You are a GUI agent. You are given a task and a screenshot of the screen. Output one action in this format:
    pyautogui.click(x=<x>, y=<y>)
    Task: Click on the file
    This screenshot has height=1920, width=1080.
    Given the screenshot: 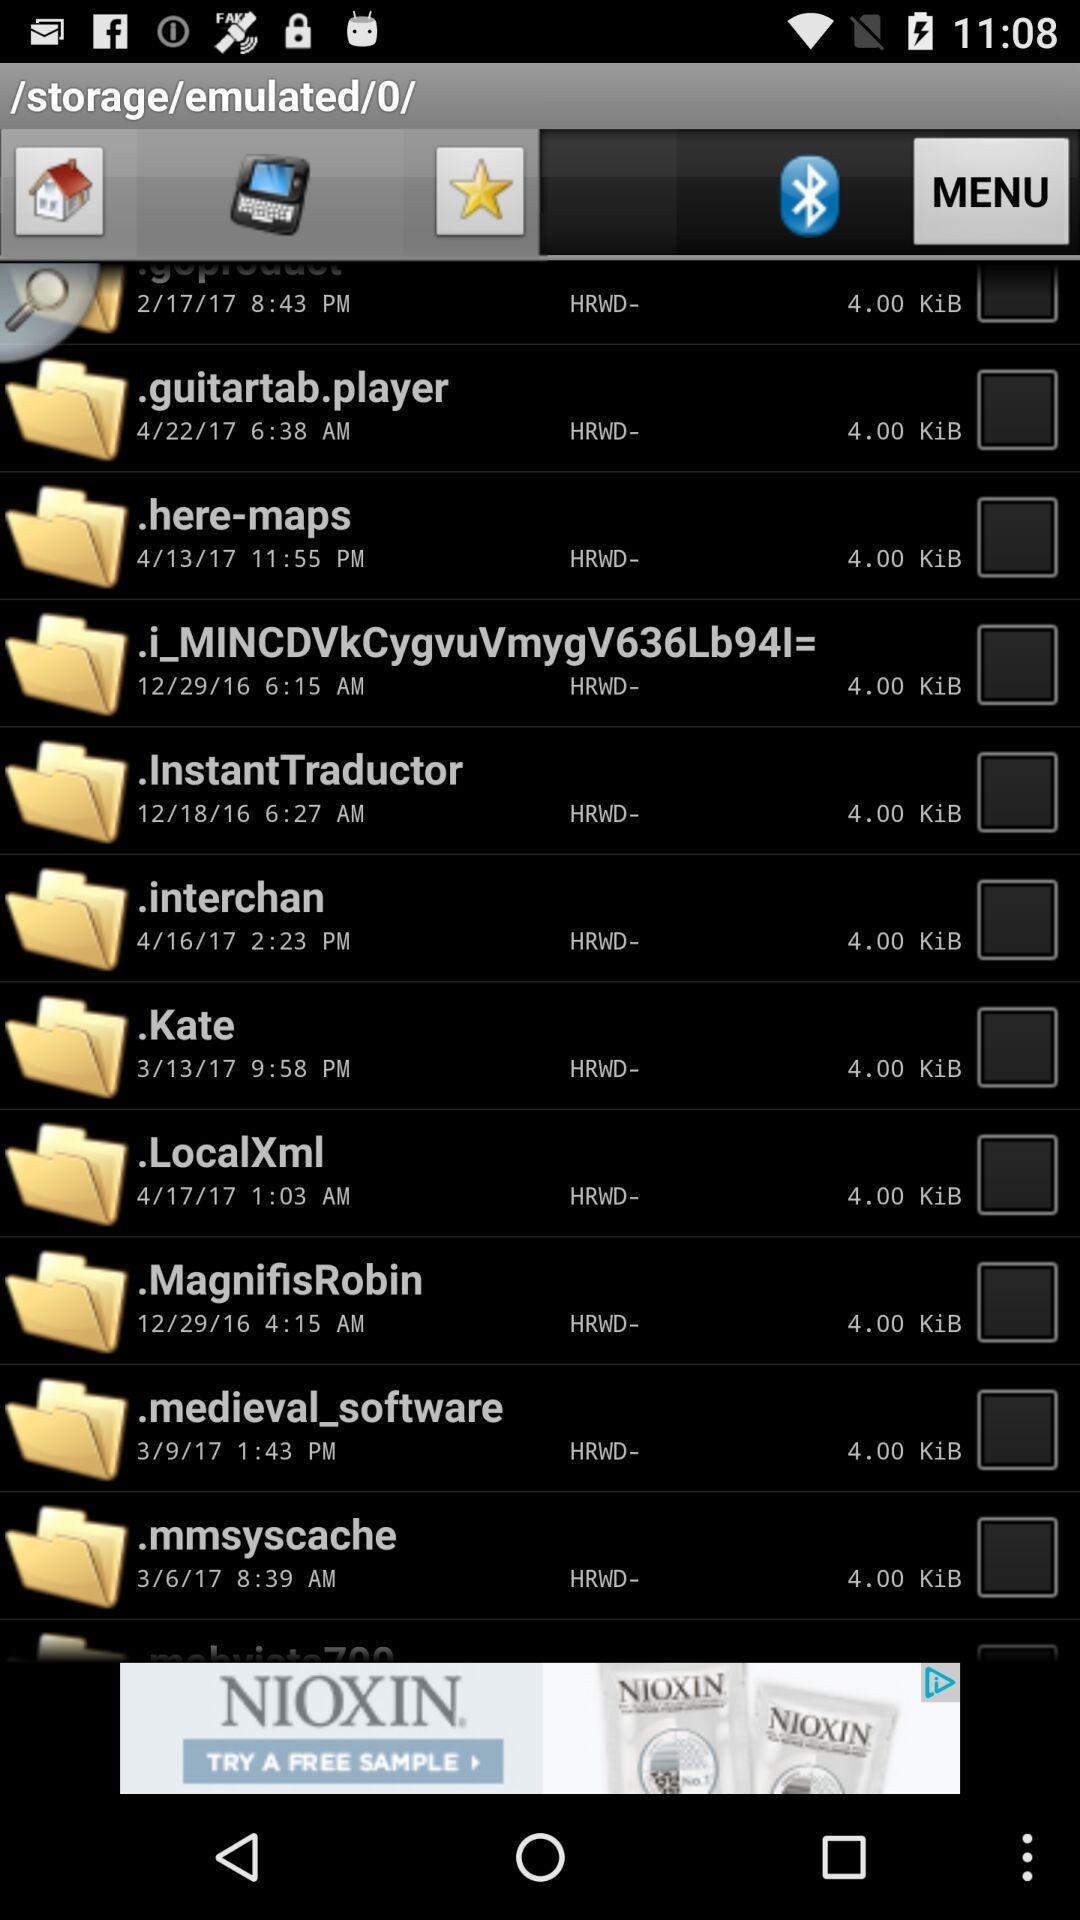 What is the action you would take?
    pyautogui.click(x=1023, y=1427)
    